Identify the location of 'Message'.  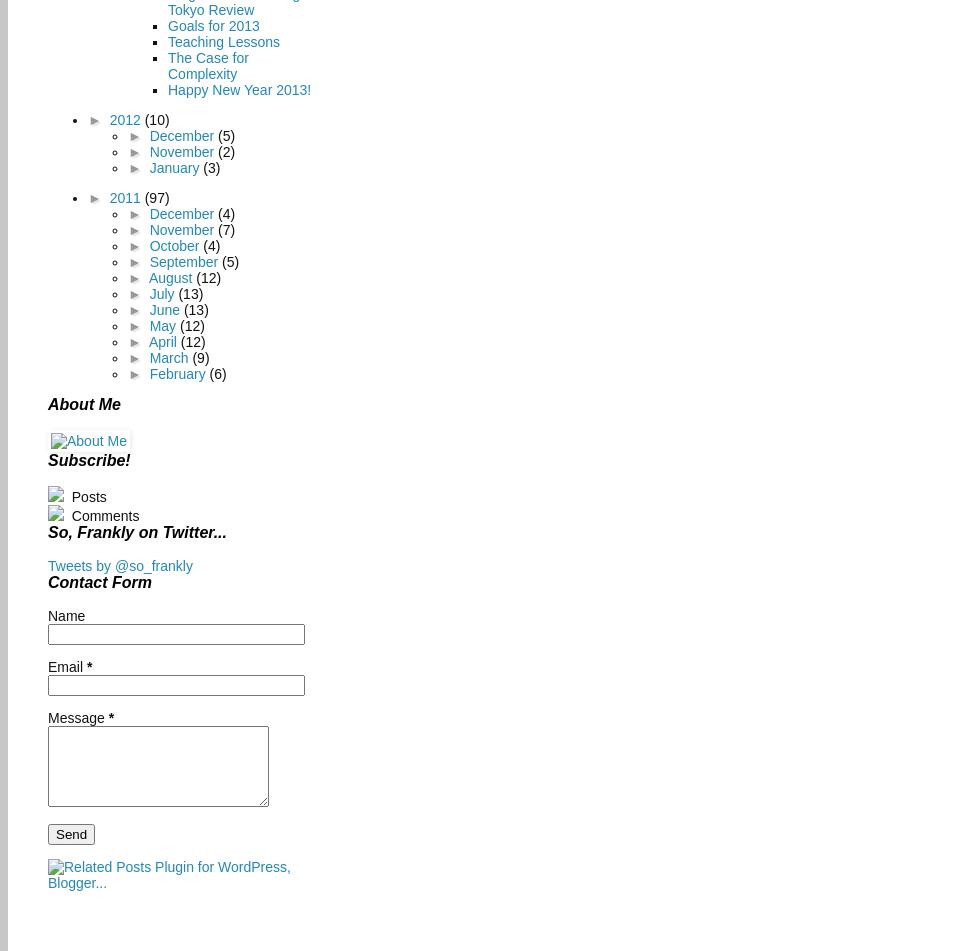
(76, 717).